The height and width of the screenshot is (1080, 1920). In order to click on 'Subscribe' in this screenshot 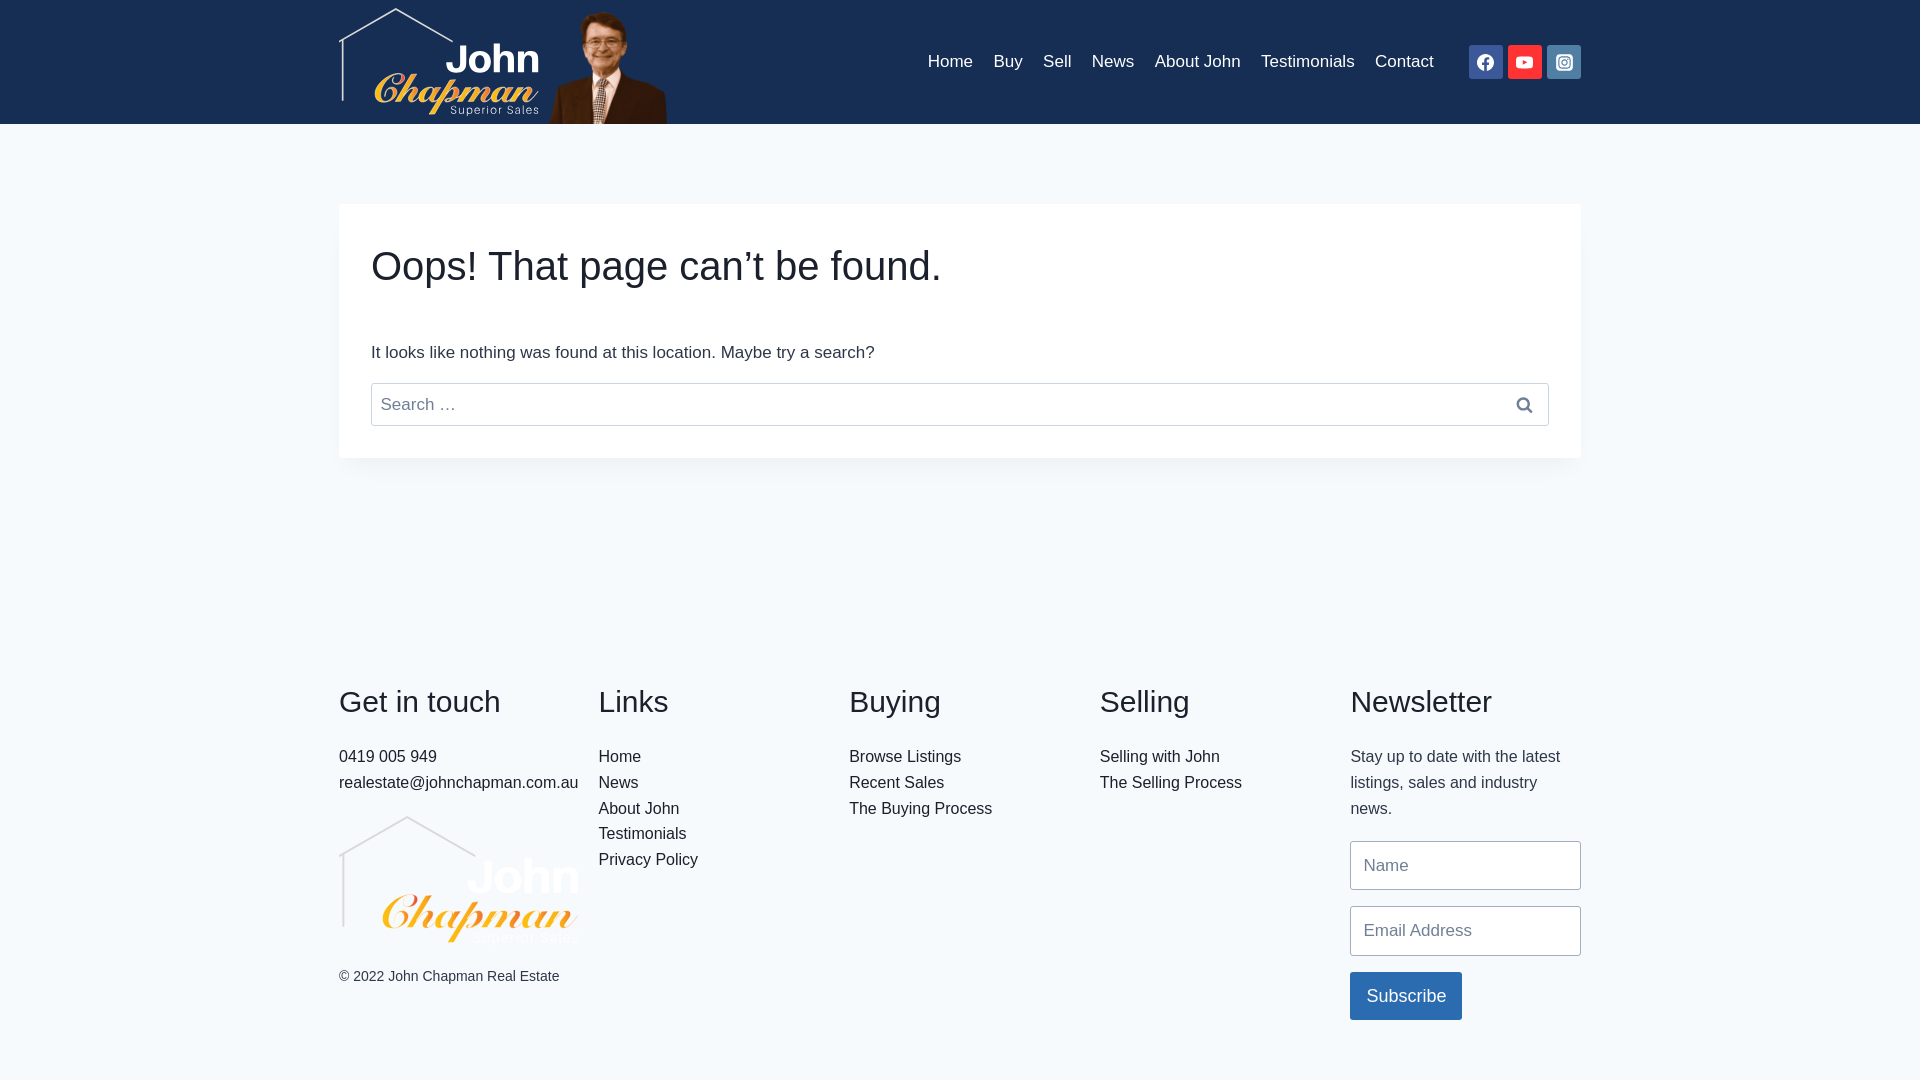, I will do `click(1405, 995)`.